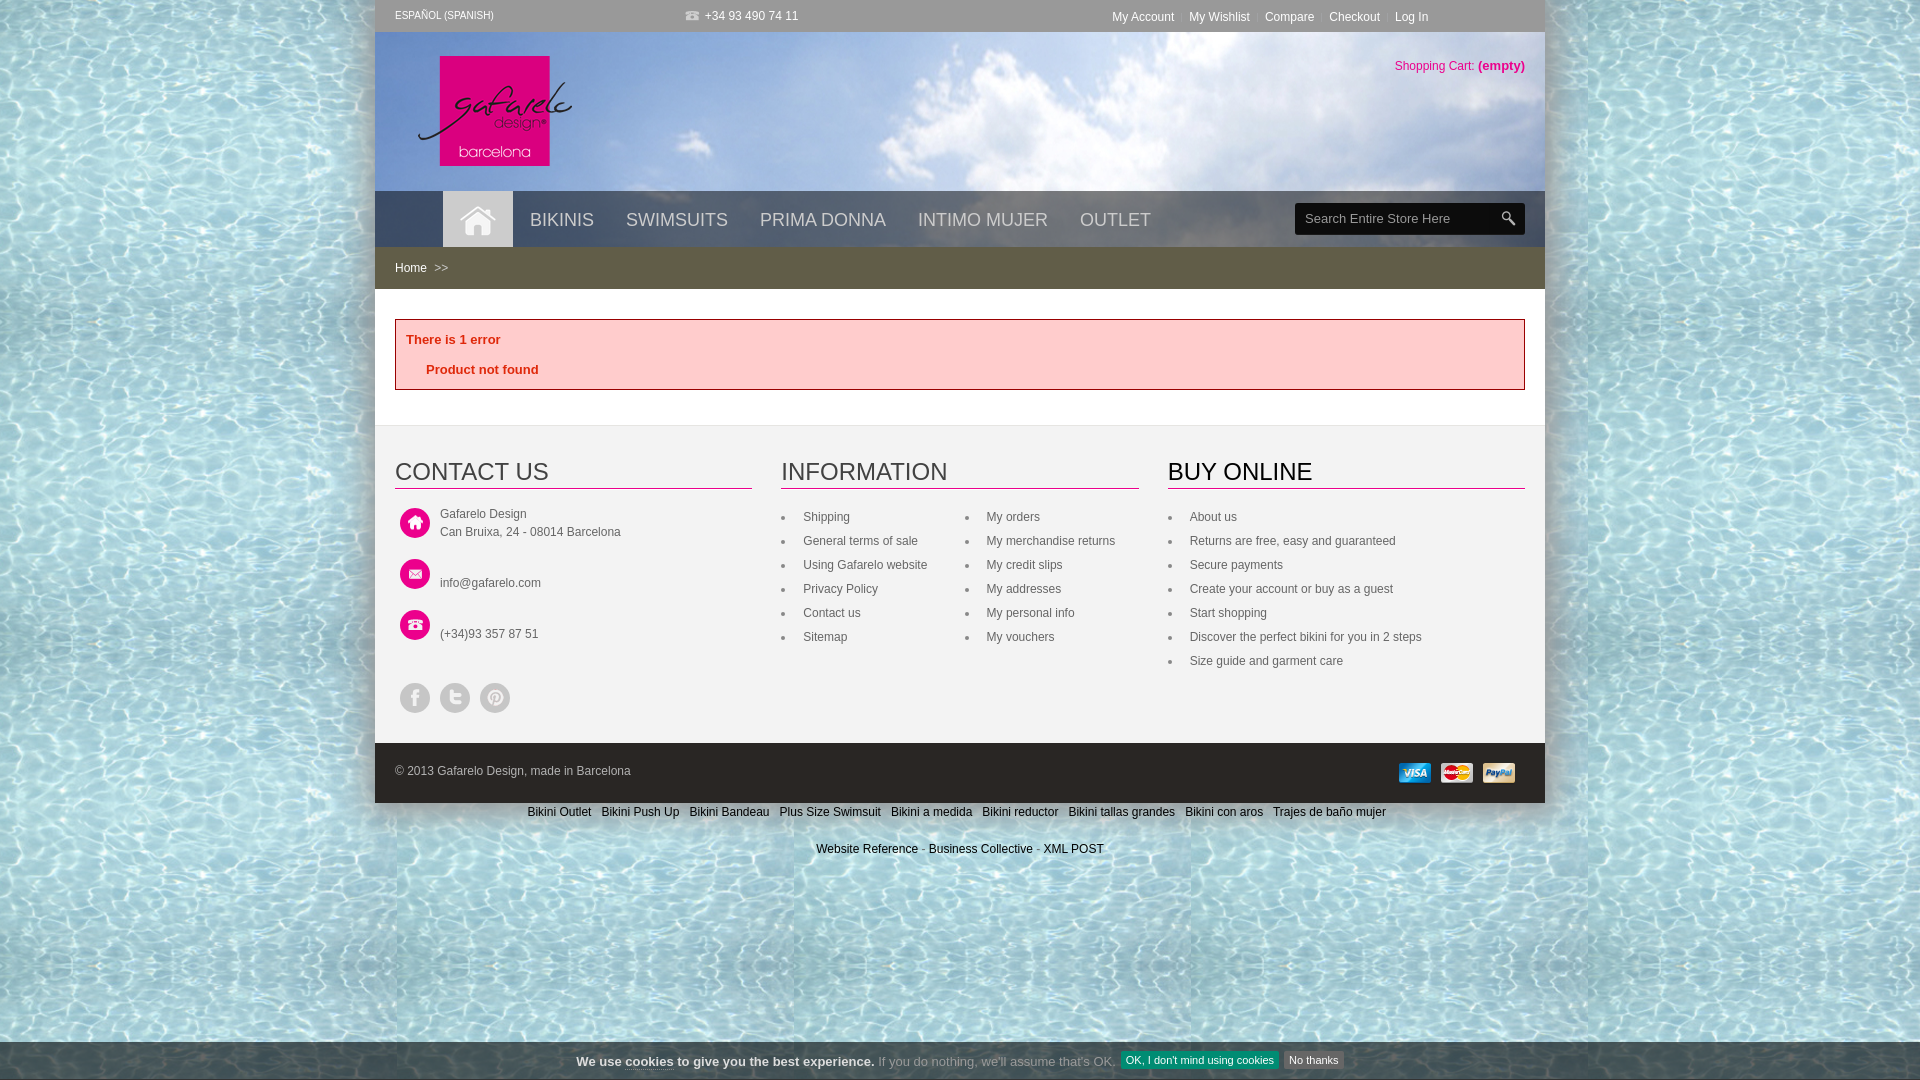 The width and height of the screenshot is (1920, 1080). Describe the element at coordinates (982, 564) in the screenshot. I see `'My credit slips'` at that location.